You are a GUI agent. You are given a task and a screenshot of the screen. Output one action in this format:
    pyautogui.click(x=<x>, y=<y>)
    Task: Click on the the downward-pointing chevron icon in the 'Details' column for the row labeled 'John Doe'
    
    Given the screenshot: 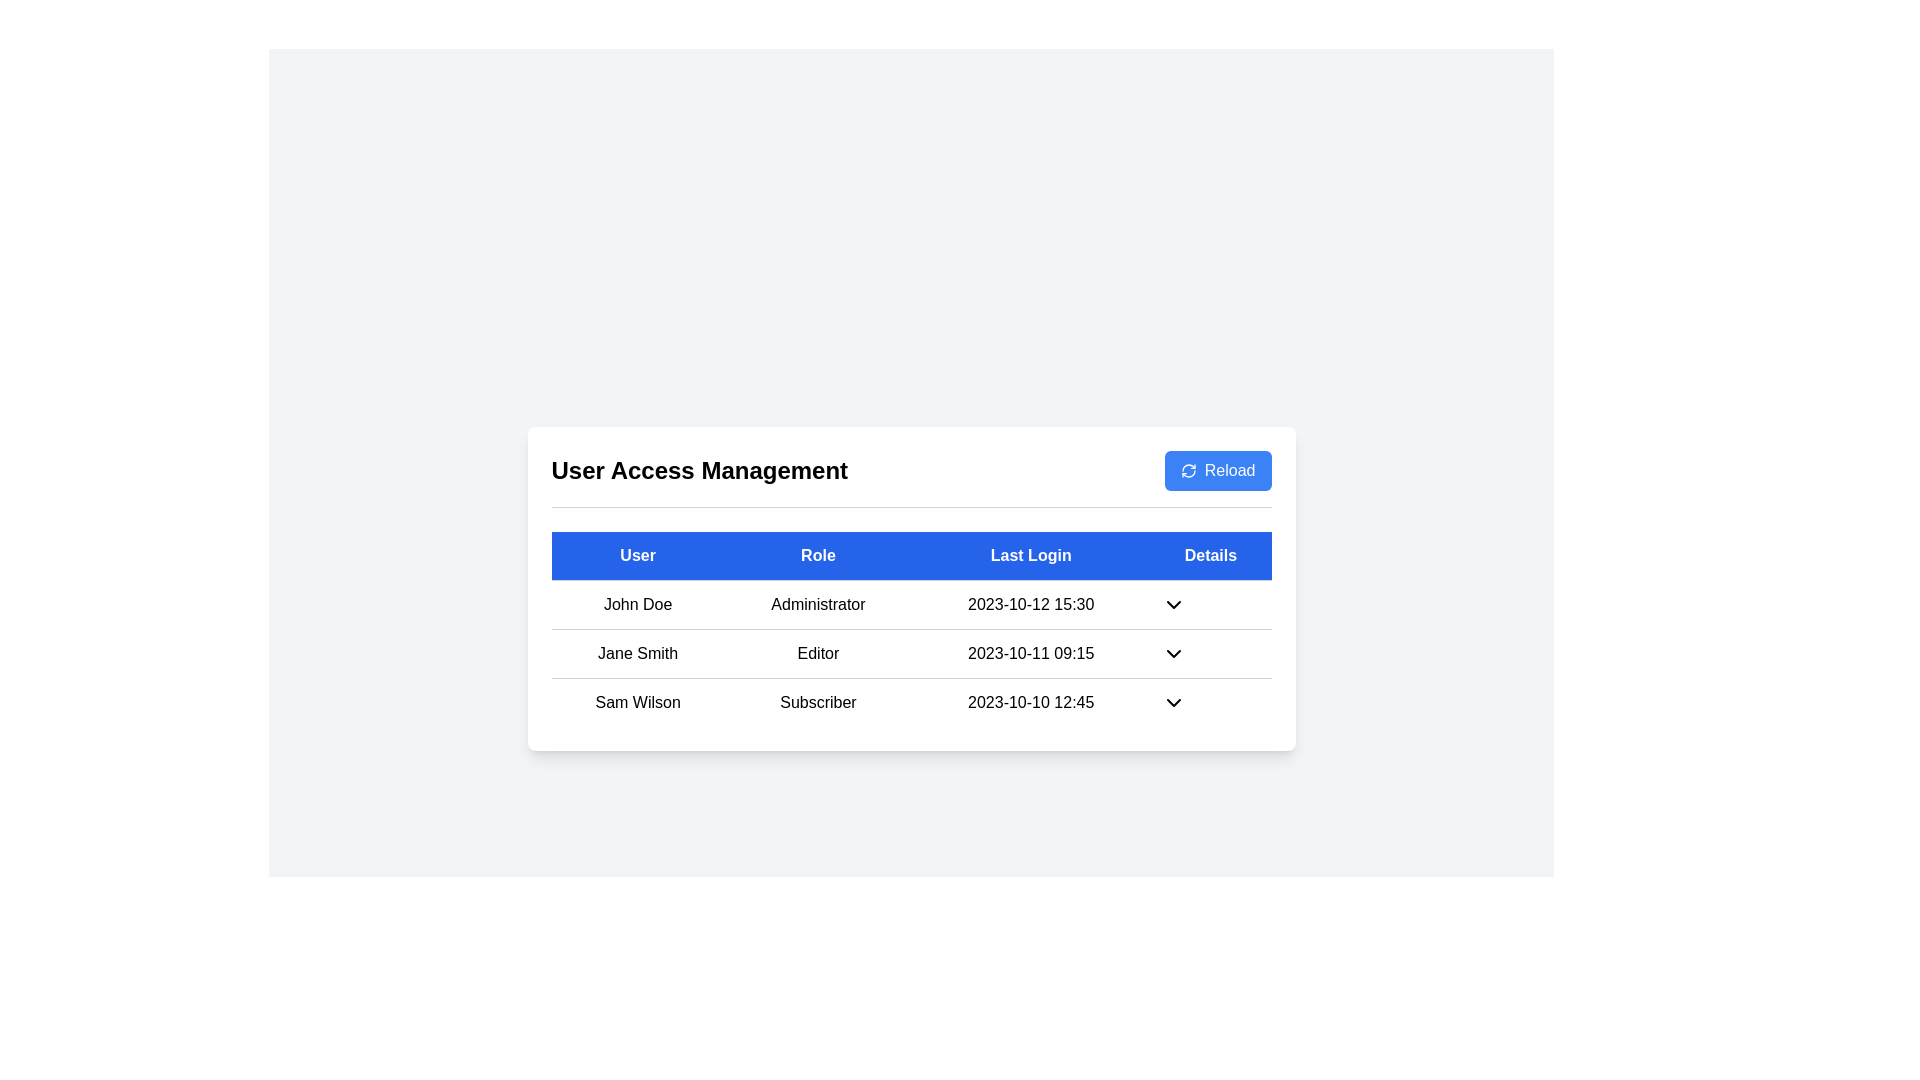 What is the action you would take?
    pyautogui.click(x=1174, y=604)
    